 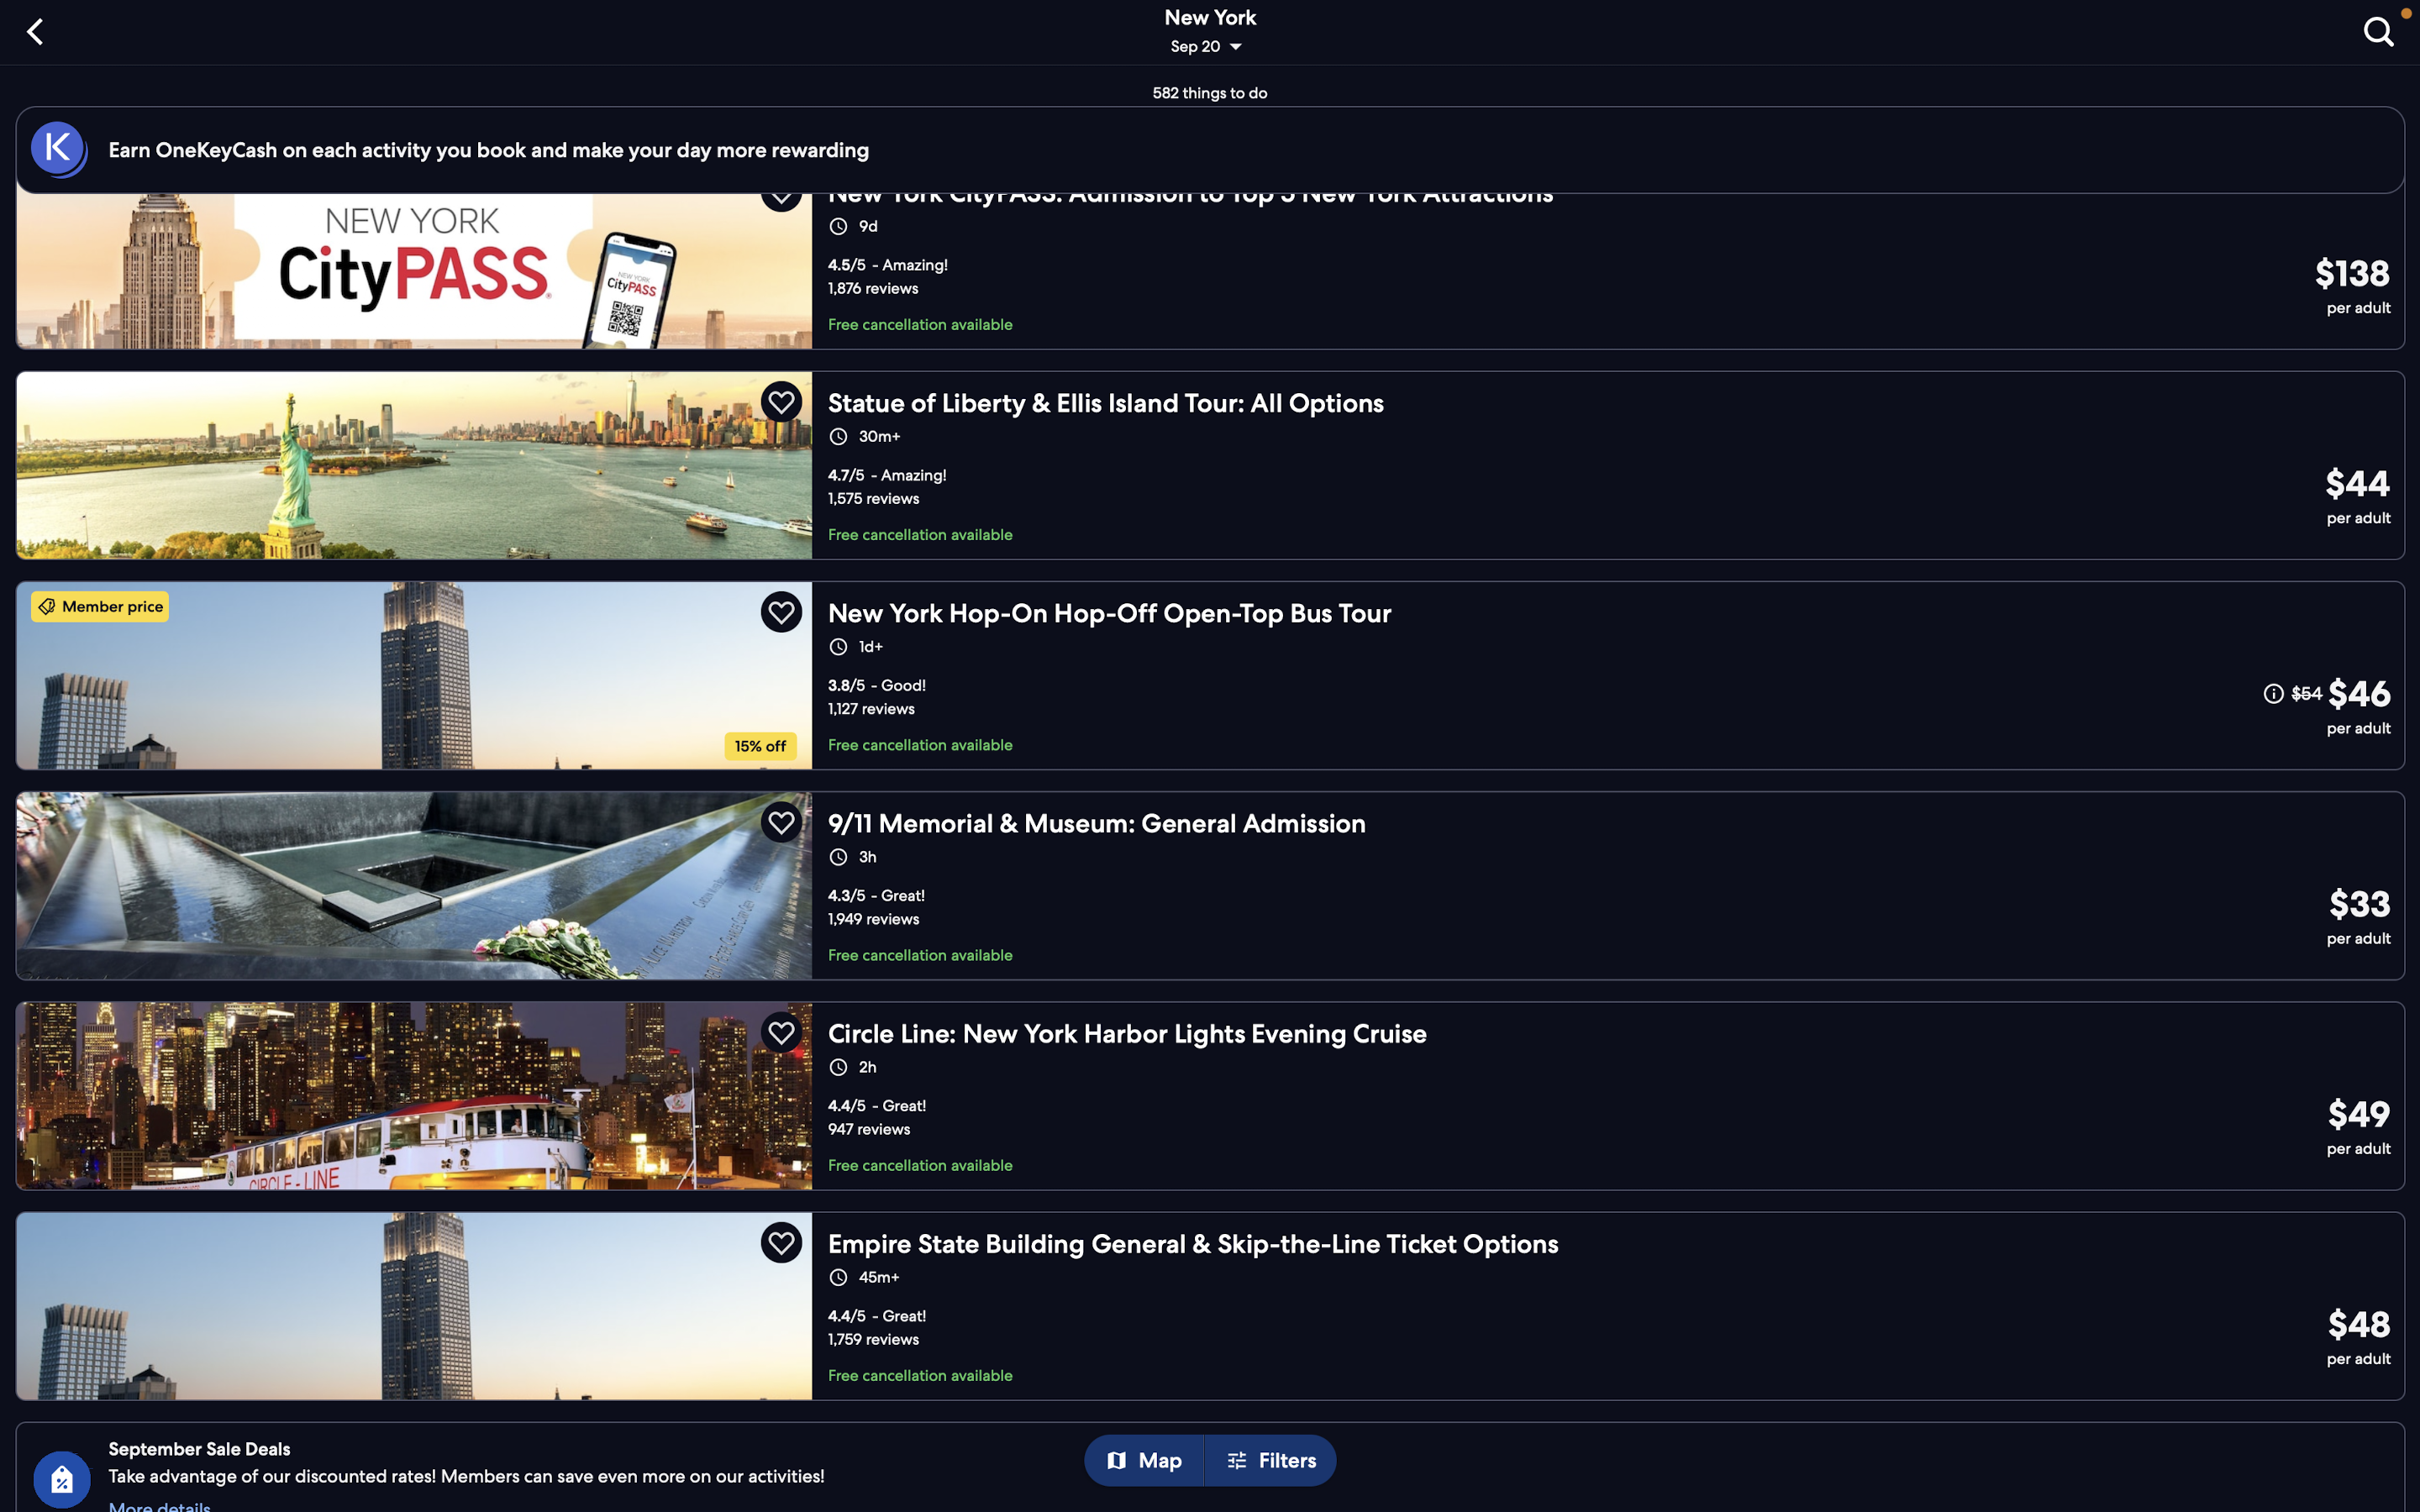 I want to click on the "back" button to navigate to the last page, so click(x=39, y=29).